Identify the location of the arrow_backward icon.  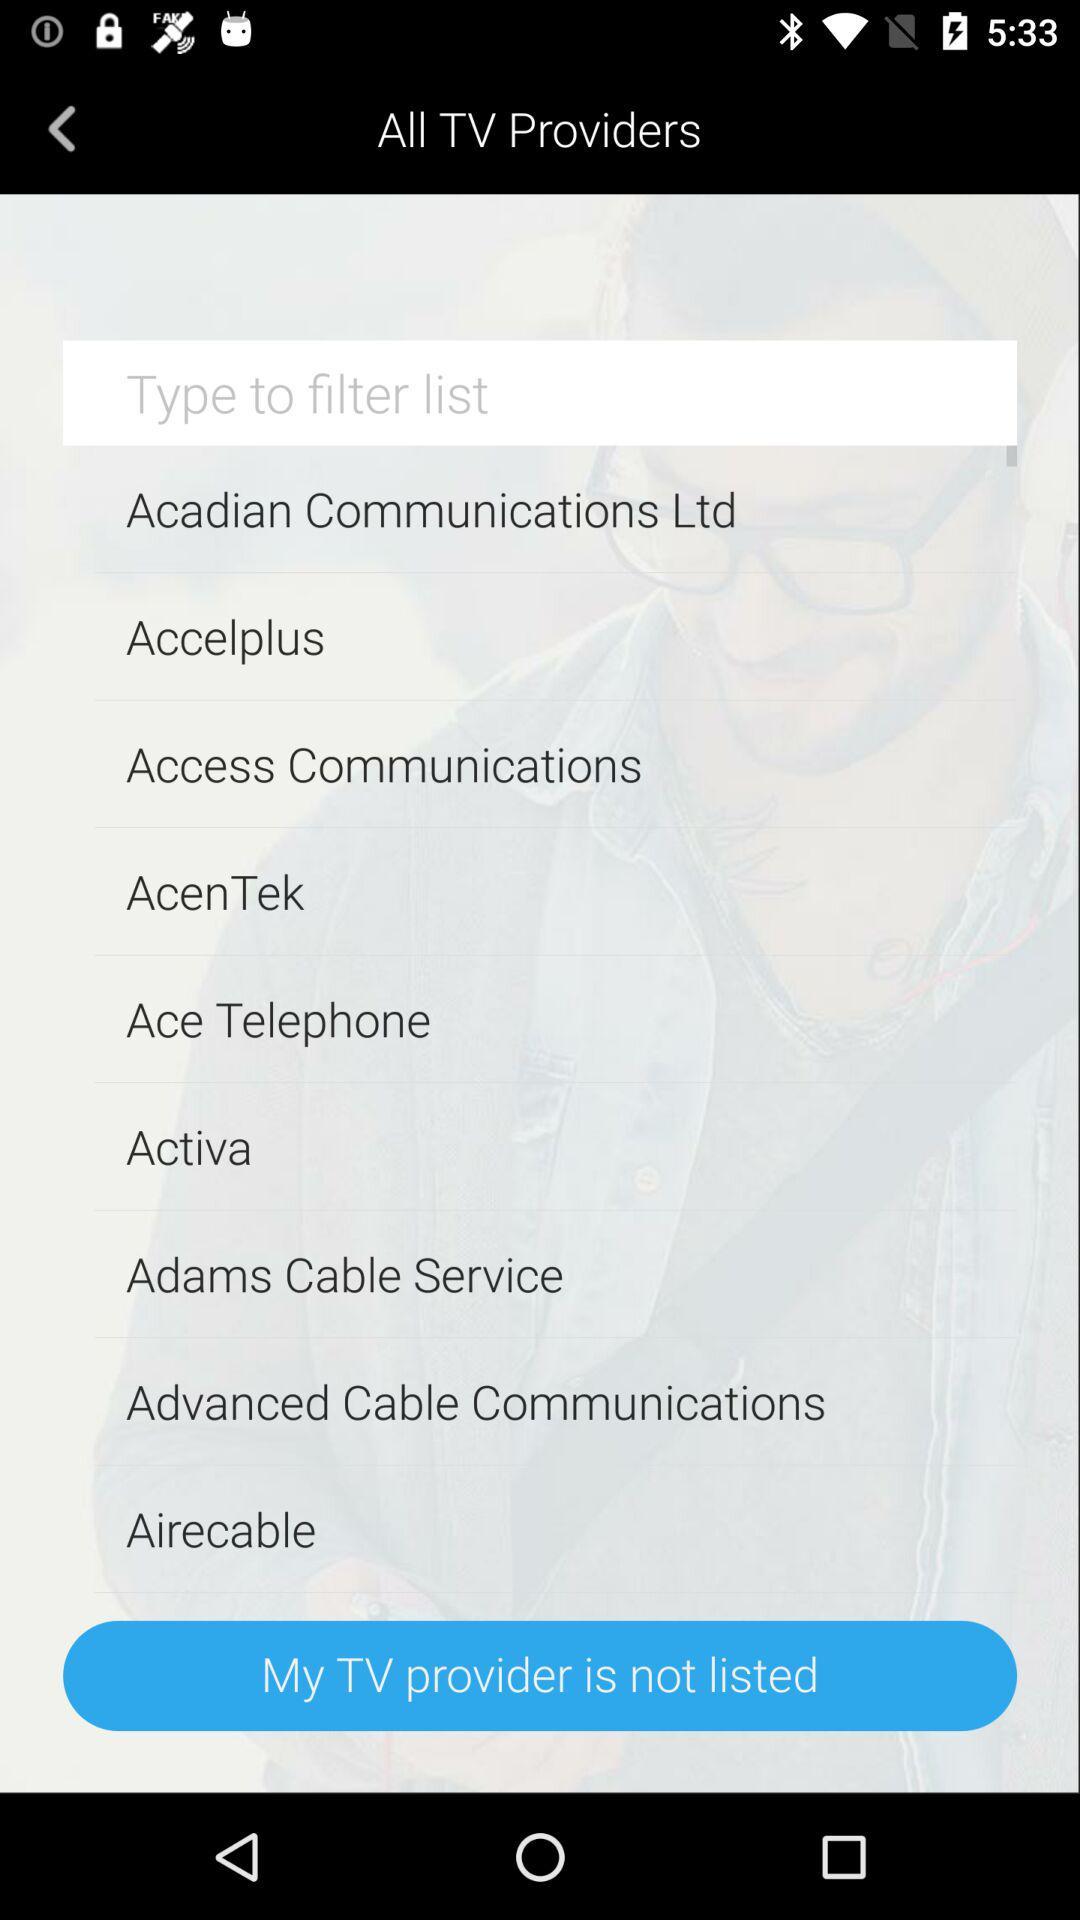
(61, 127).